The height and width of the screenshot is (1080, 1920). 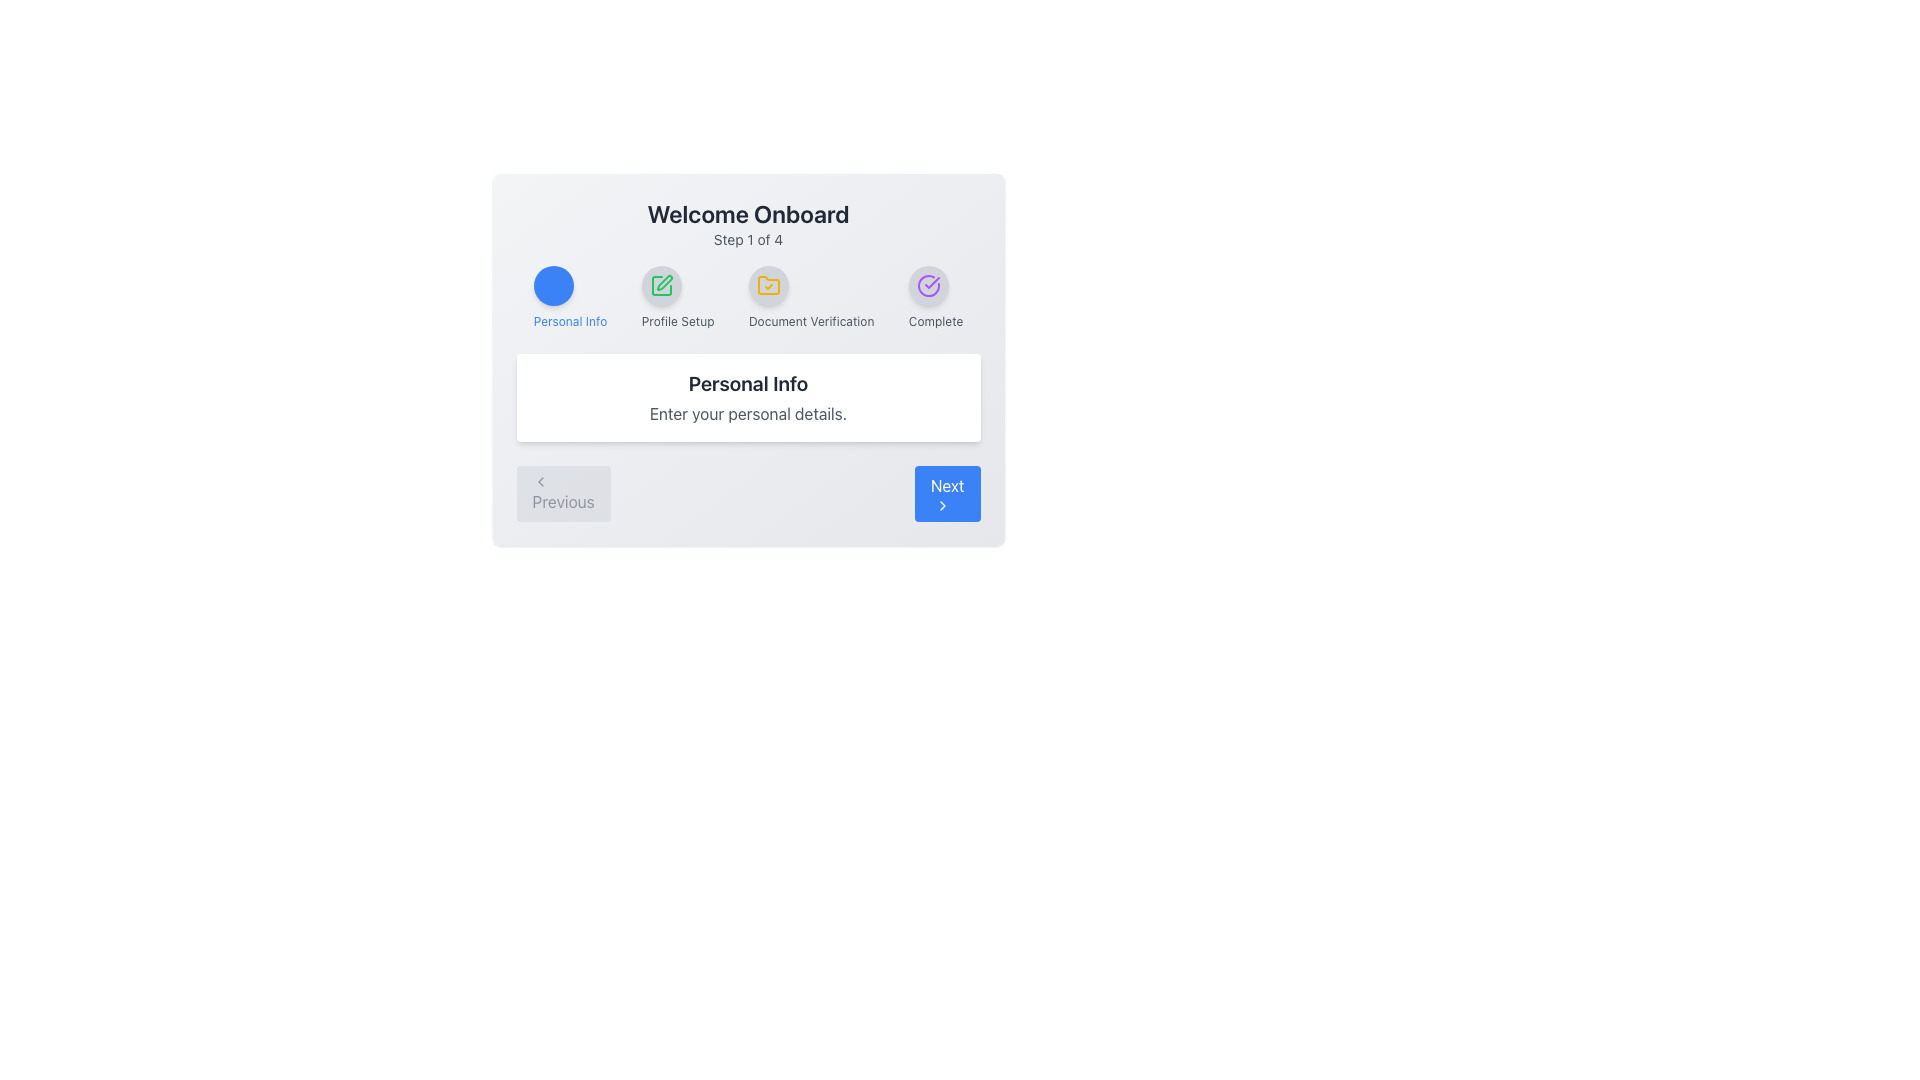 What do you see at coordinates (569, 320) in the screenshot?
I see `the 'Personal Info' Text Label located near the top-left of the main interface panel, below the circular blue icon` at bounding box center [569, 320].